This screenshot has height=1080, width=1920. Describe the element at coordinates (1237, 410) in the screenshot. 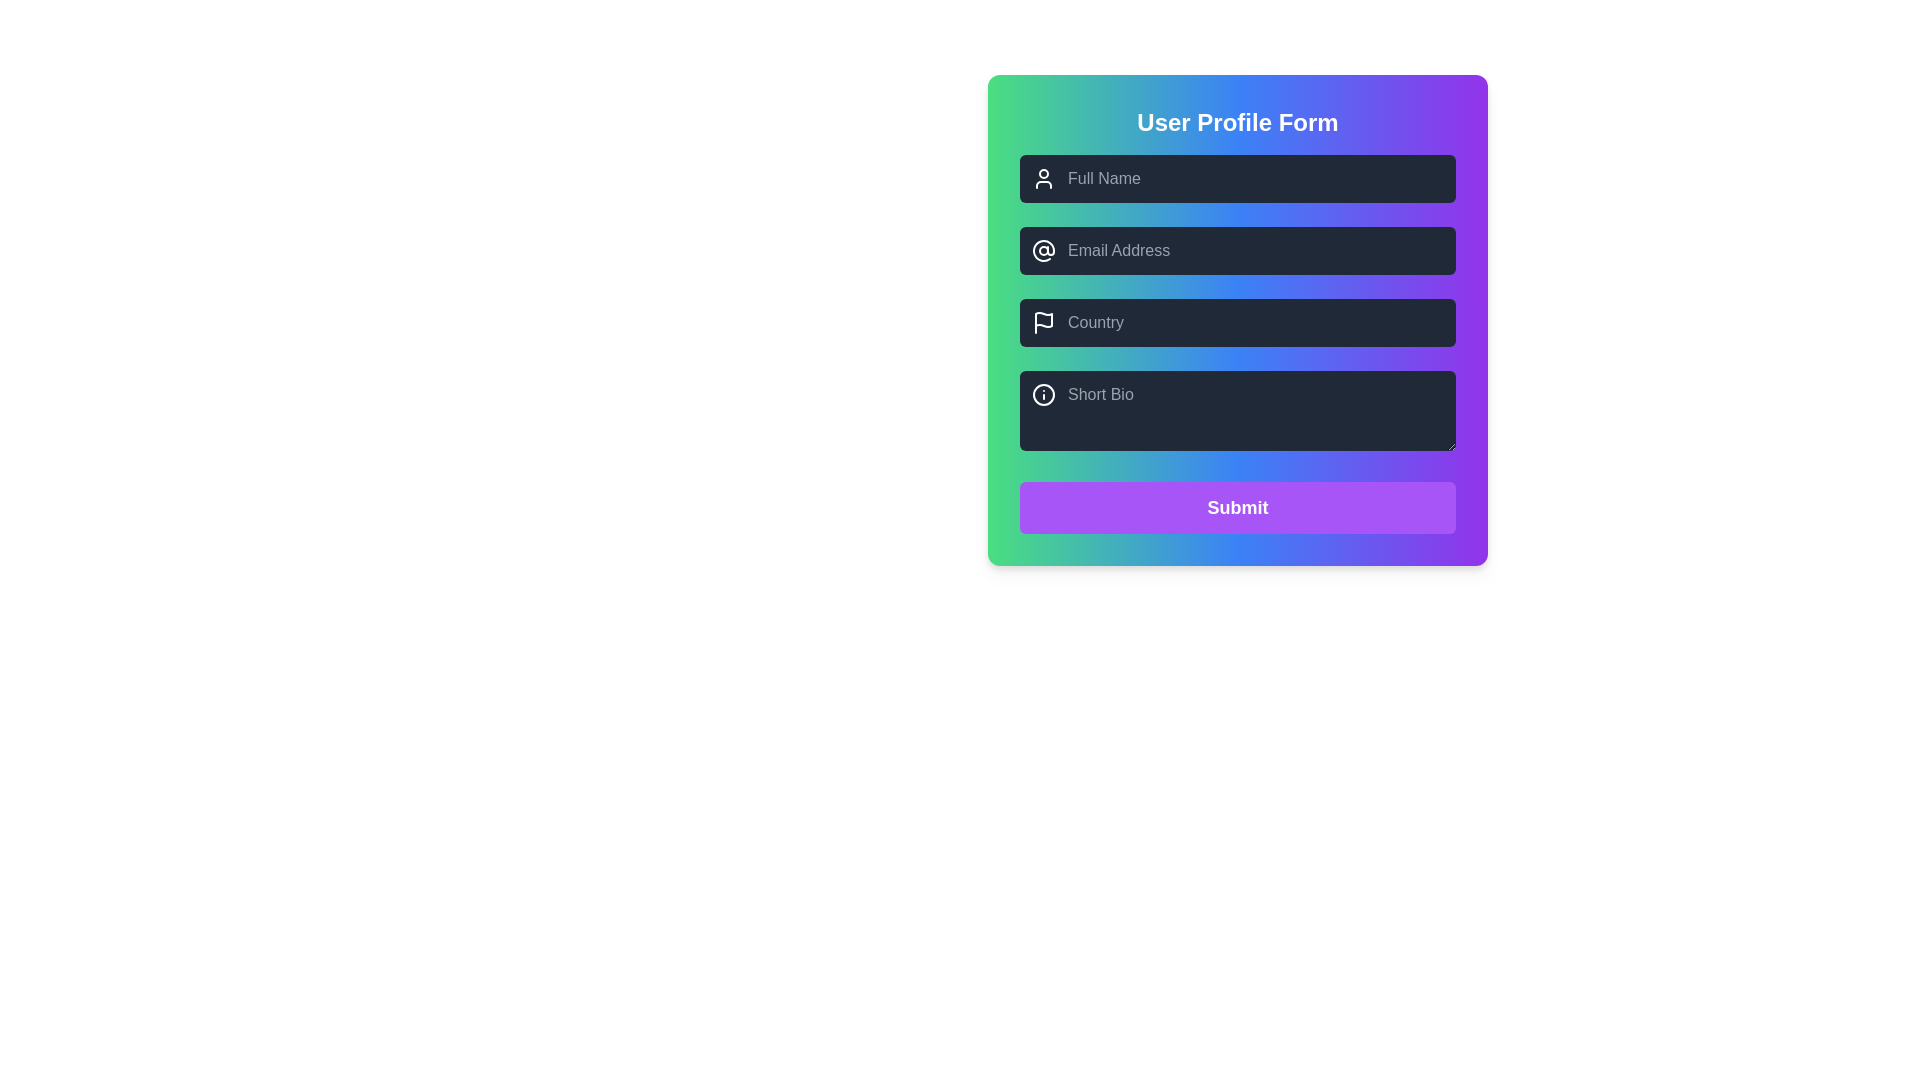

I see `and copy text from the multiline text input field located in the 'User Profile Form', which is the fourth input field positioned below 'Country' and above the submit button` at that location.